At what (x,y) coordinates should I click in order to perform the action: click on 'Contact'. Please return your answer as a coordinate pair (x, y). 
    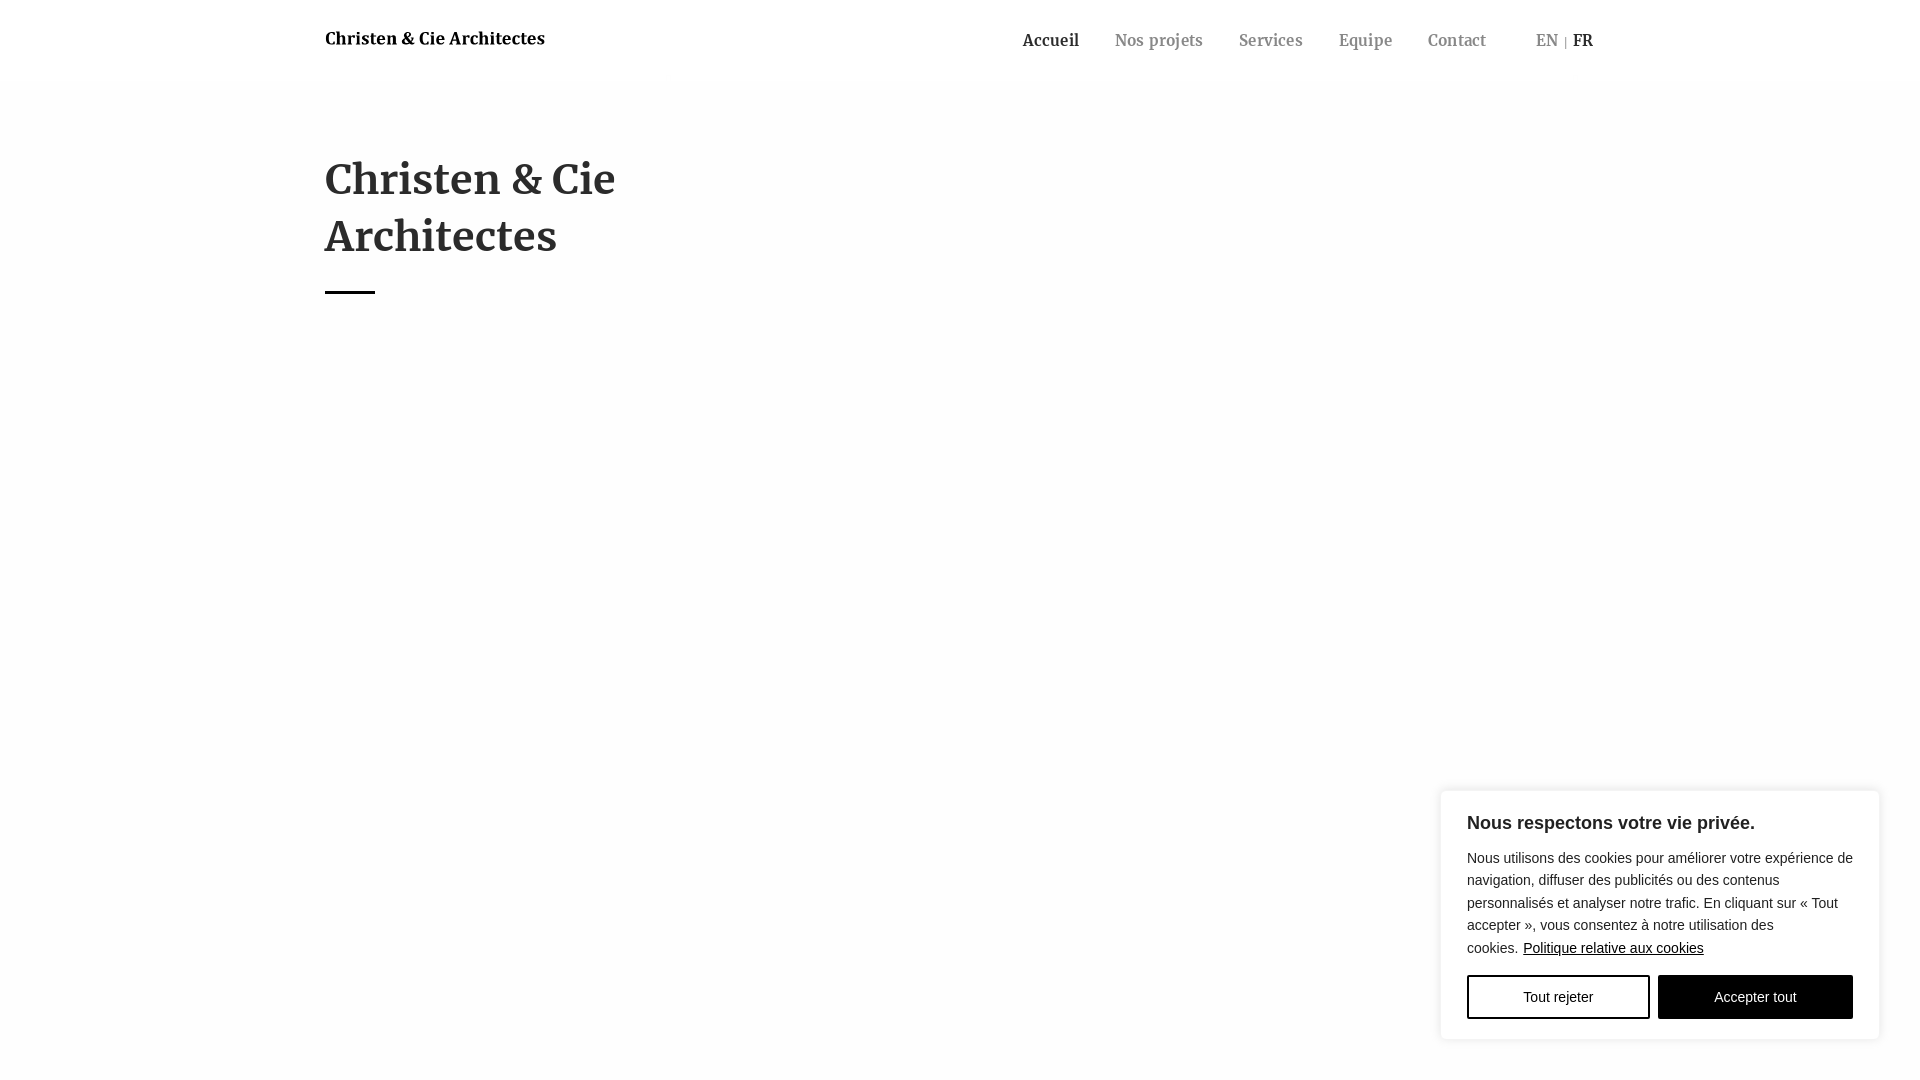
    Looking at the image, I should click on (1409, 40).